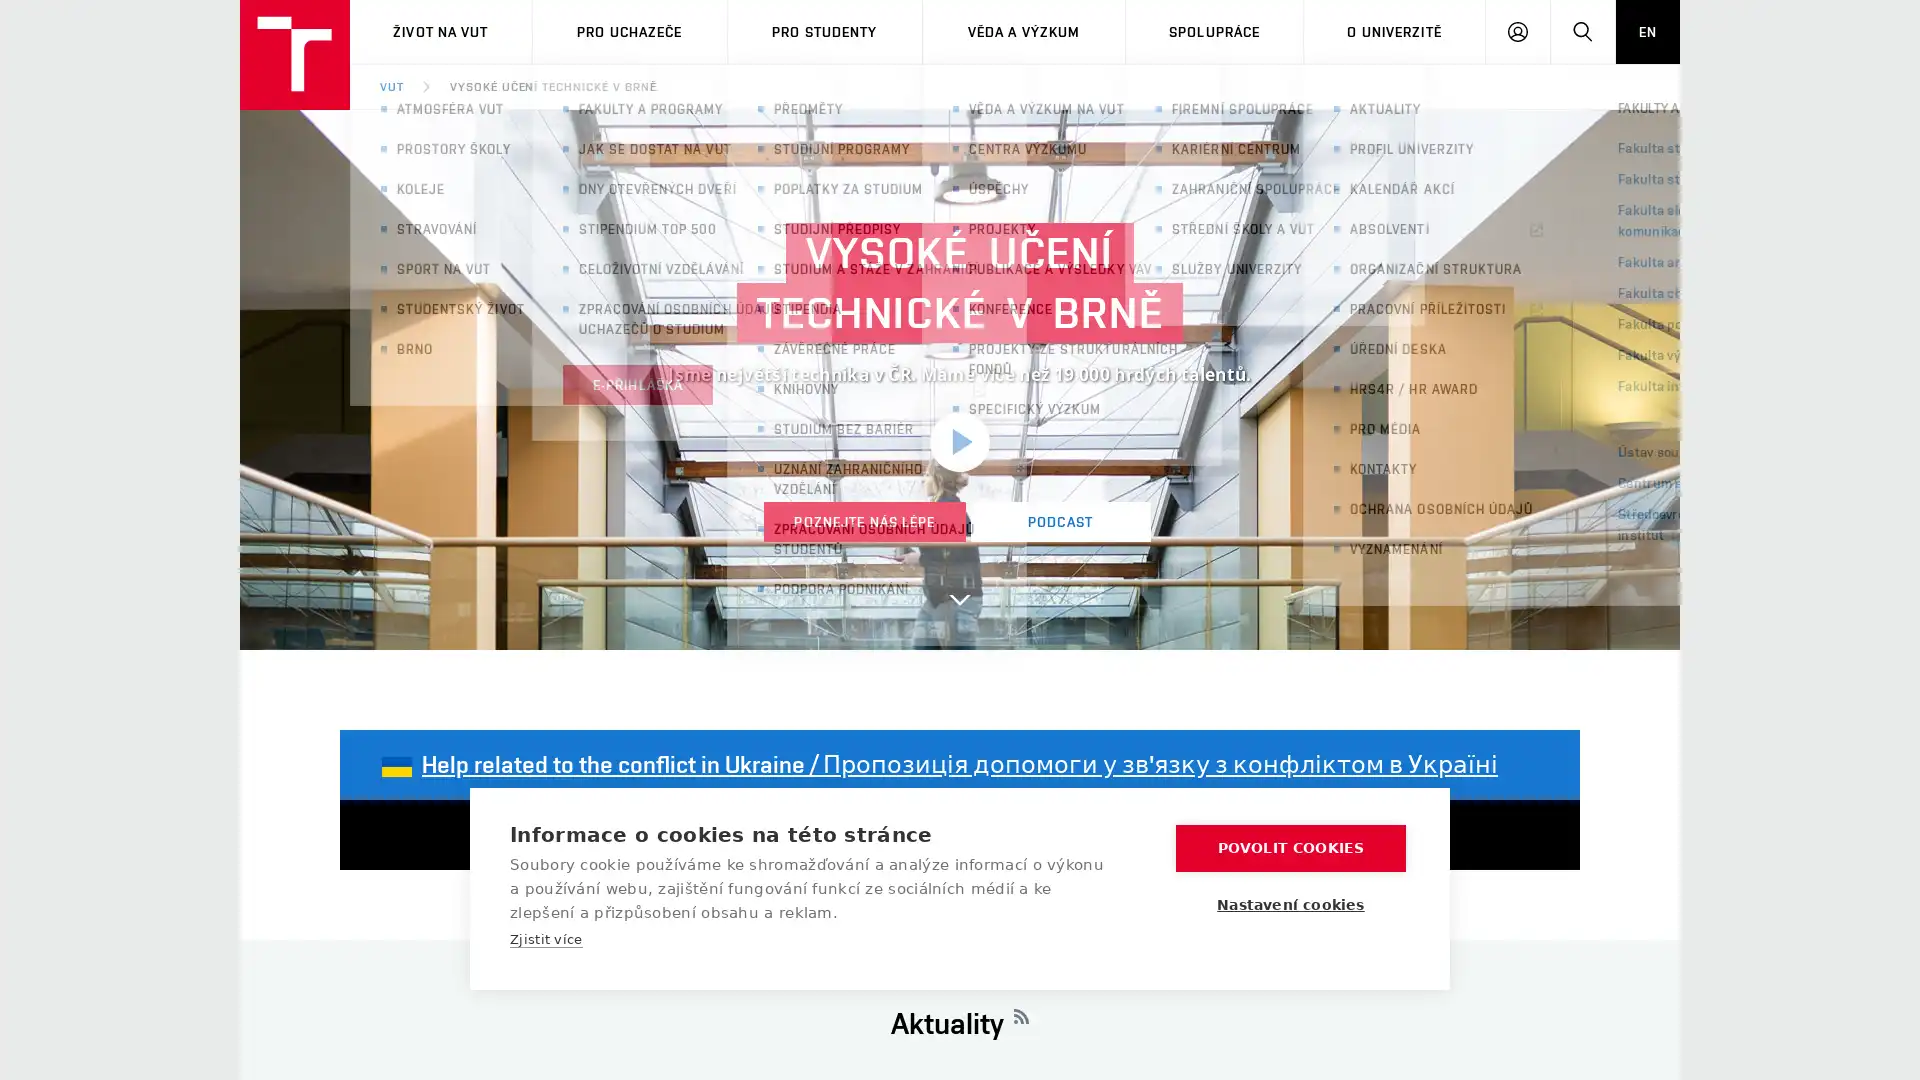  What do you see at coordinates (1291, 905) in the screenshot?
I see `Nastaveni cookies` at bounding box center [1291, 905].